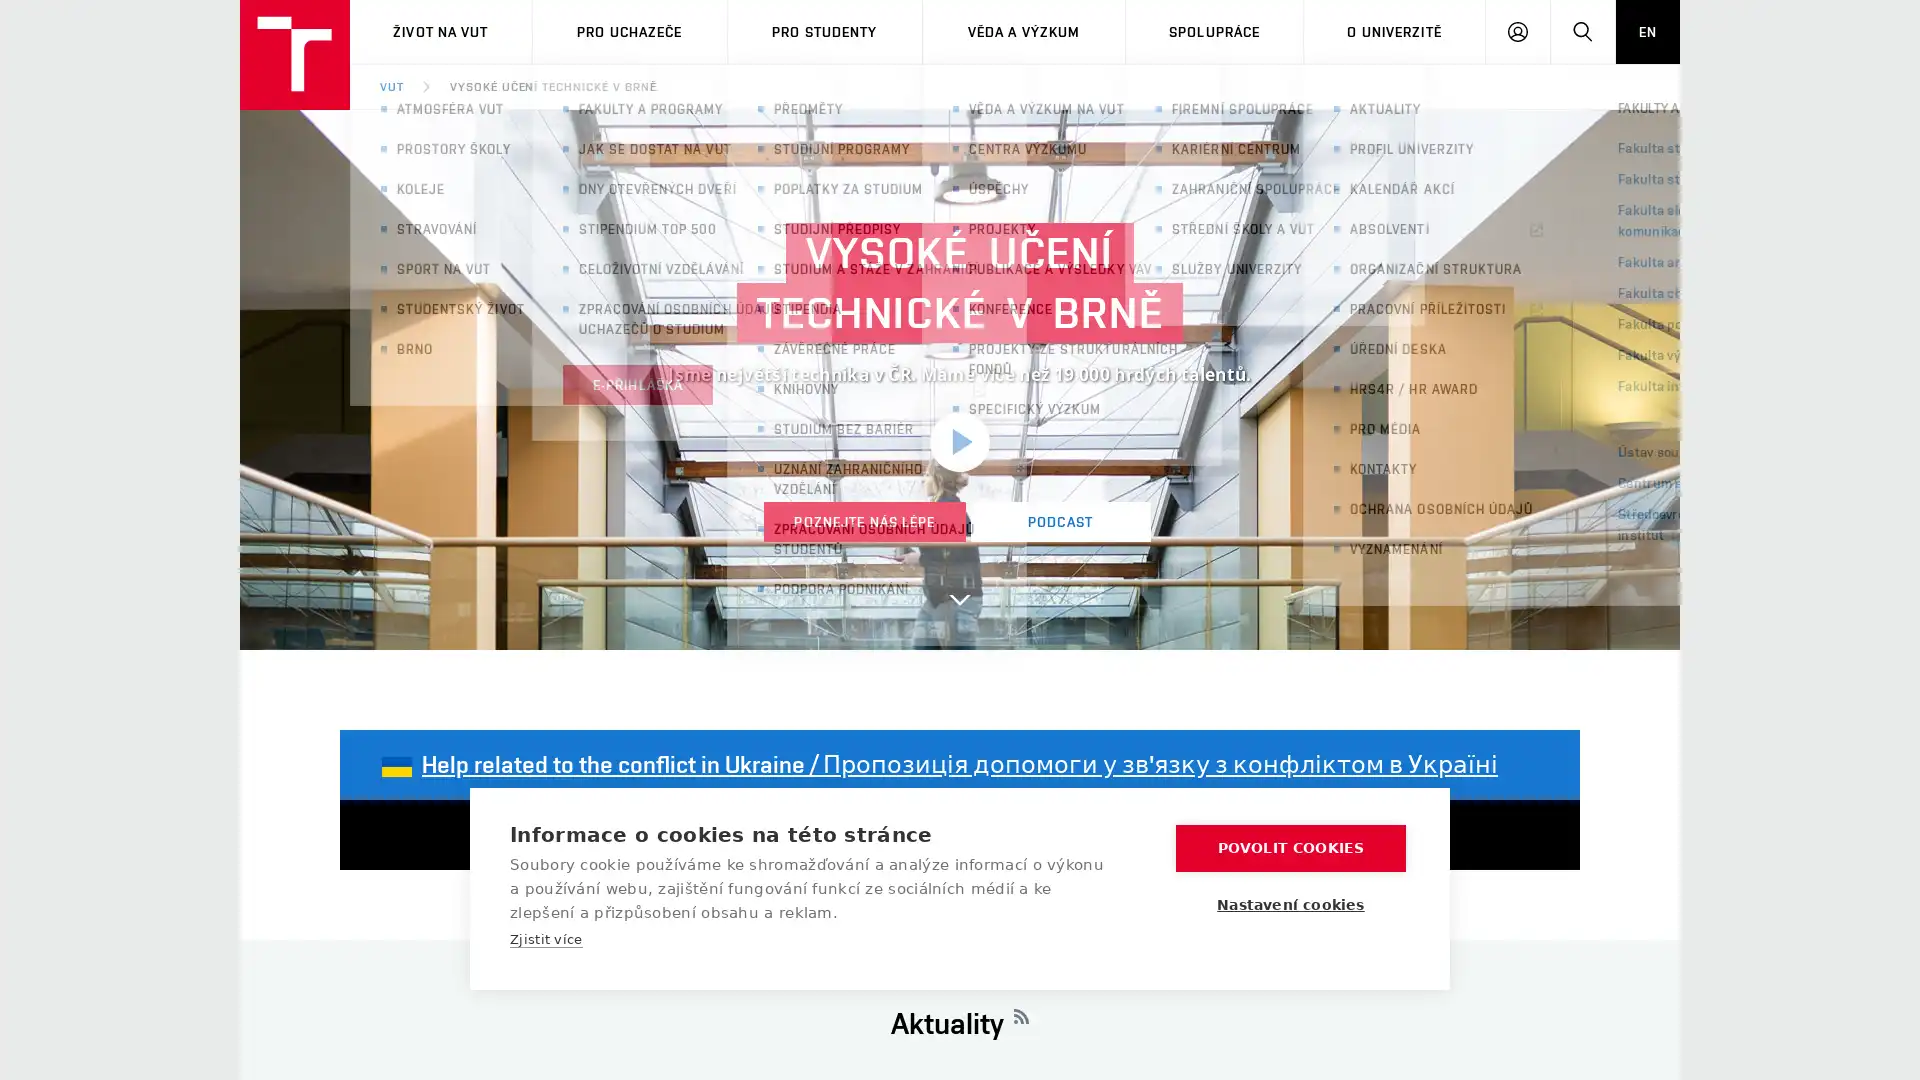  What do you see at coordinates (1291, 905) in the screenshot?
I see `Nastaveni cookies` at bounding box center [1291, 905].